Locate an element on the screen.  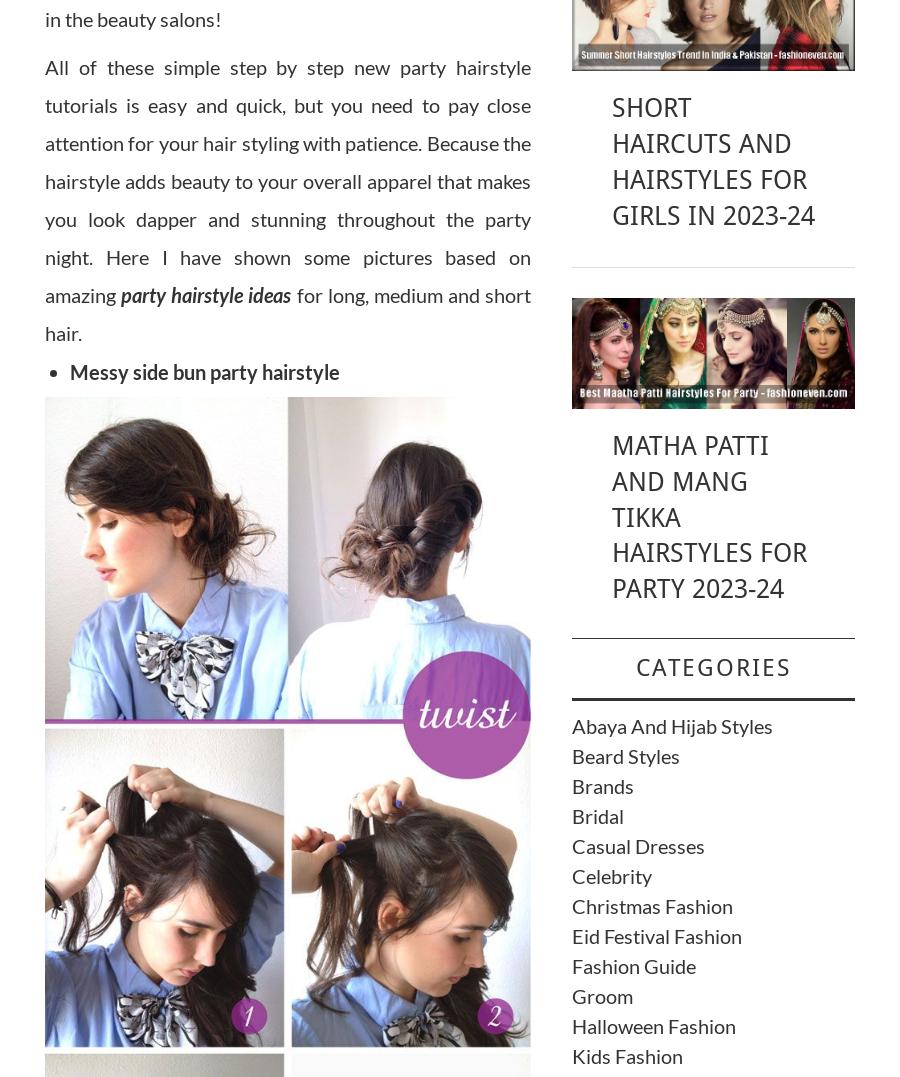
'All of these simple step by step new party hairstyle tutorials is easy and quick, but you need to pay close attention for your hair styling with patience. Because the hairstyle adds beauty to your overall apparel that makes you look' is located at coordinates (287, 141).